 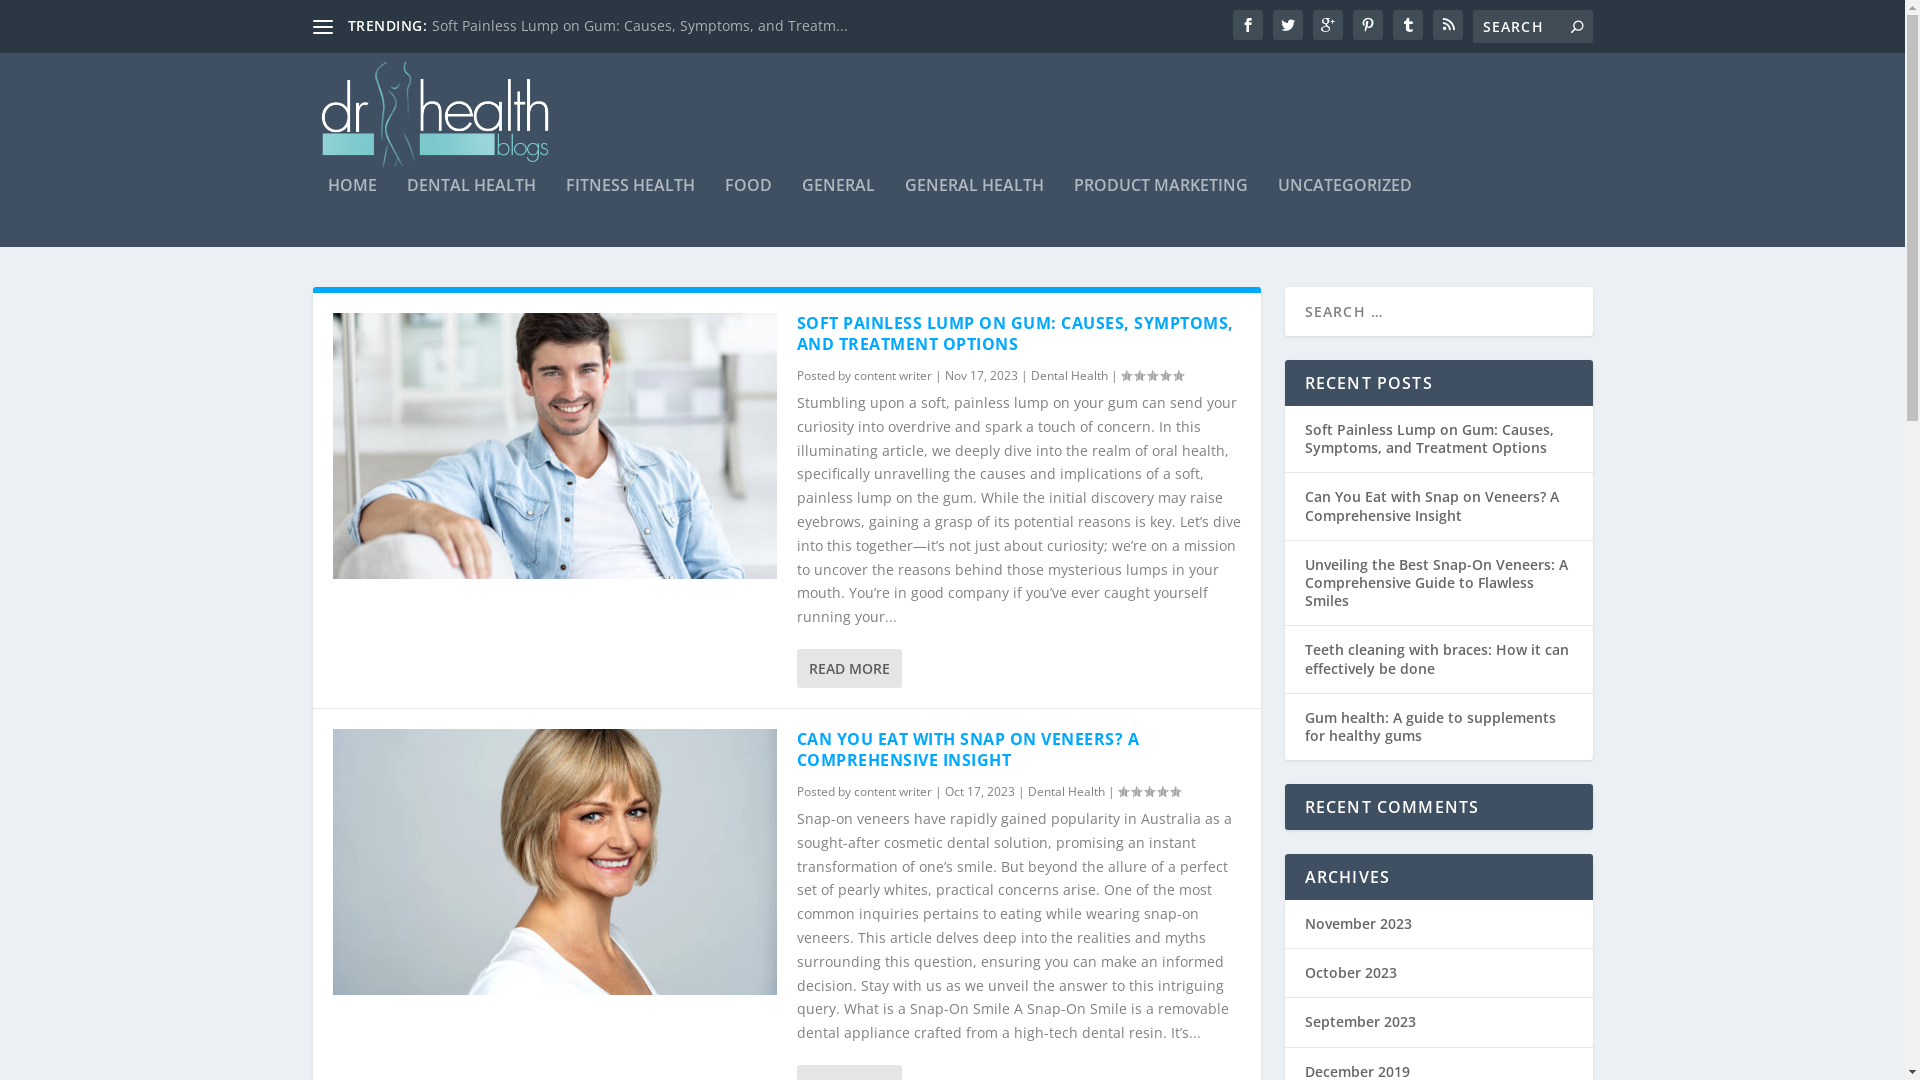 What do you see at coordinates (746, 212) in the screenshot?
I see `'FOOD'` at bounding box center [746, 212].